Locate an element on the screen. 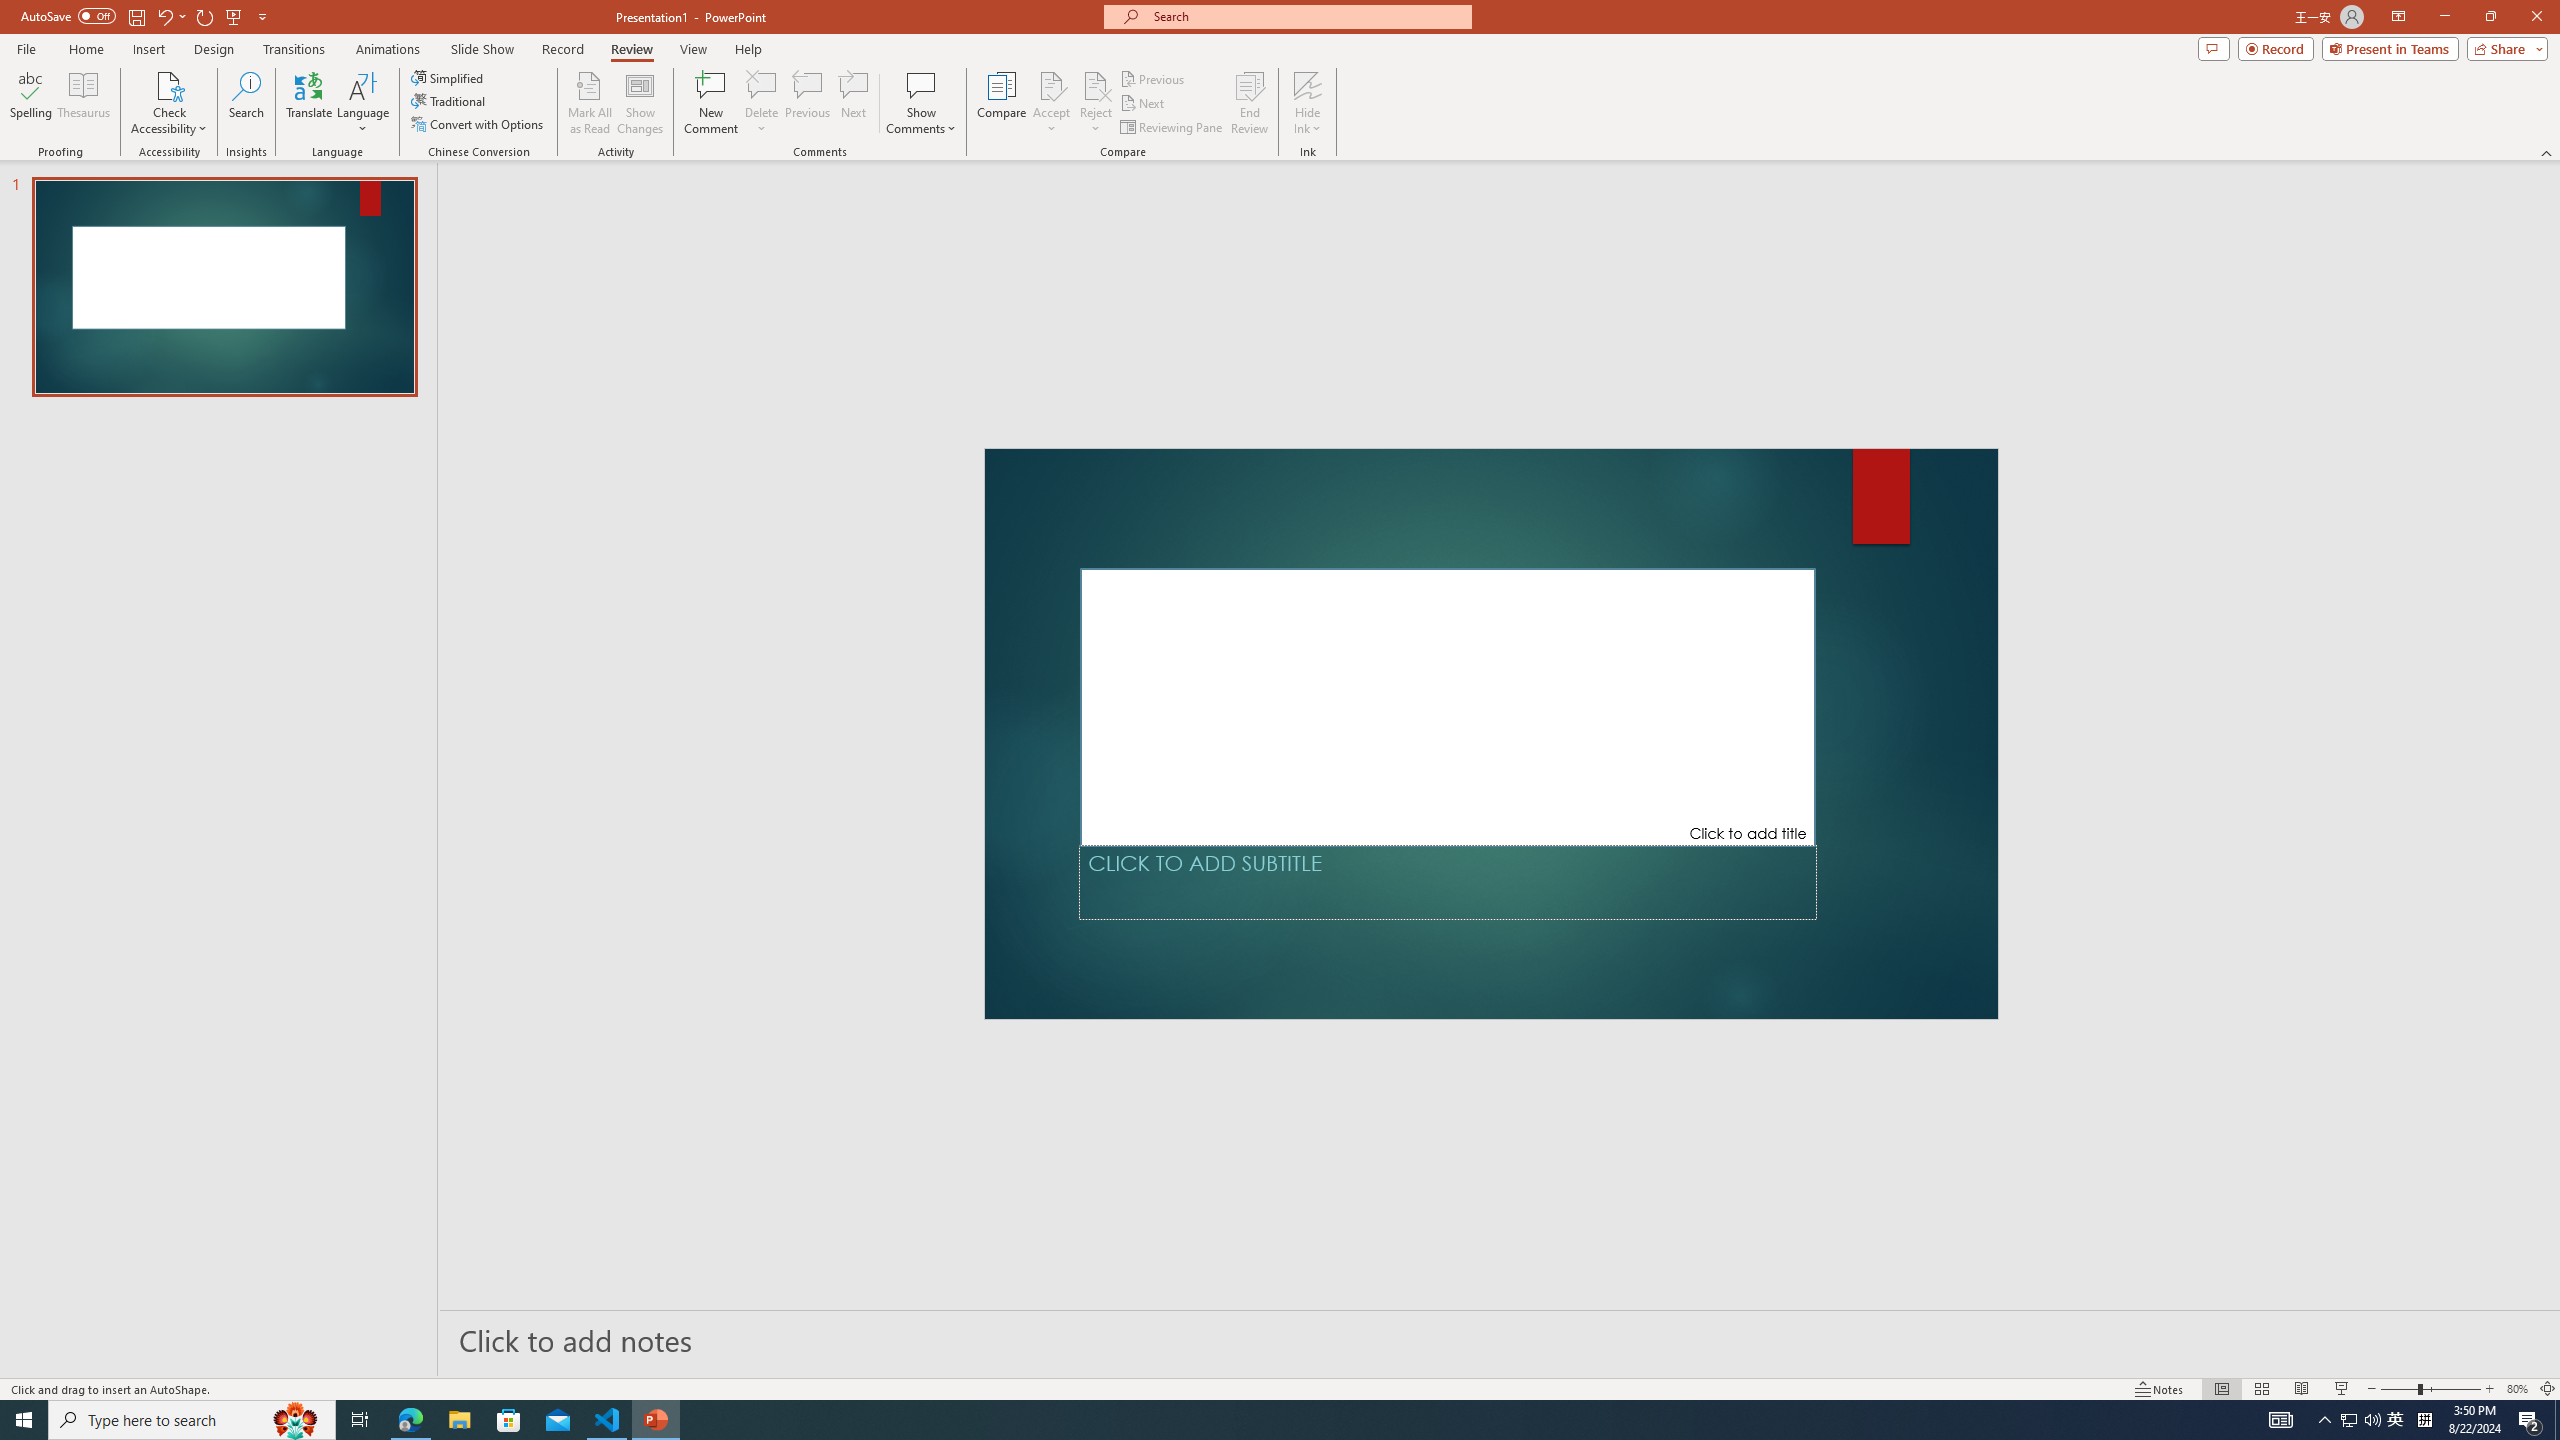 The image size is (2560, 1440). 'End Review' is located at coordinates (1248, 103).